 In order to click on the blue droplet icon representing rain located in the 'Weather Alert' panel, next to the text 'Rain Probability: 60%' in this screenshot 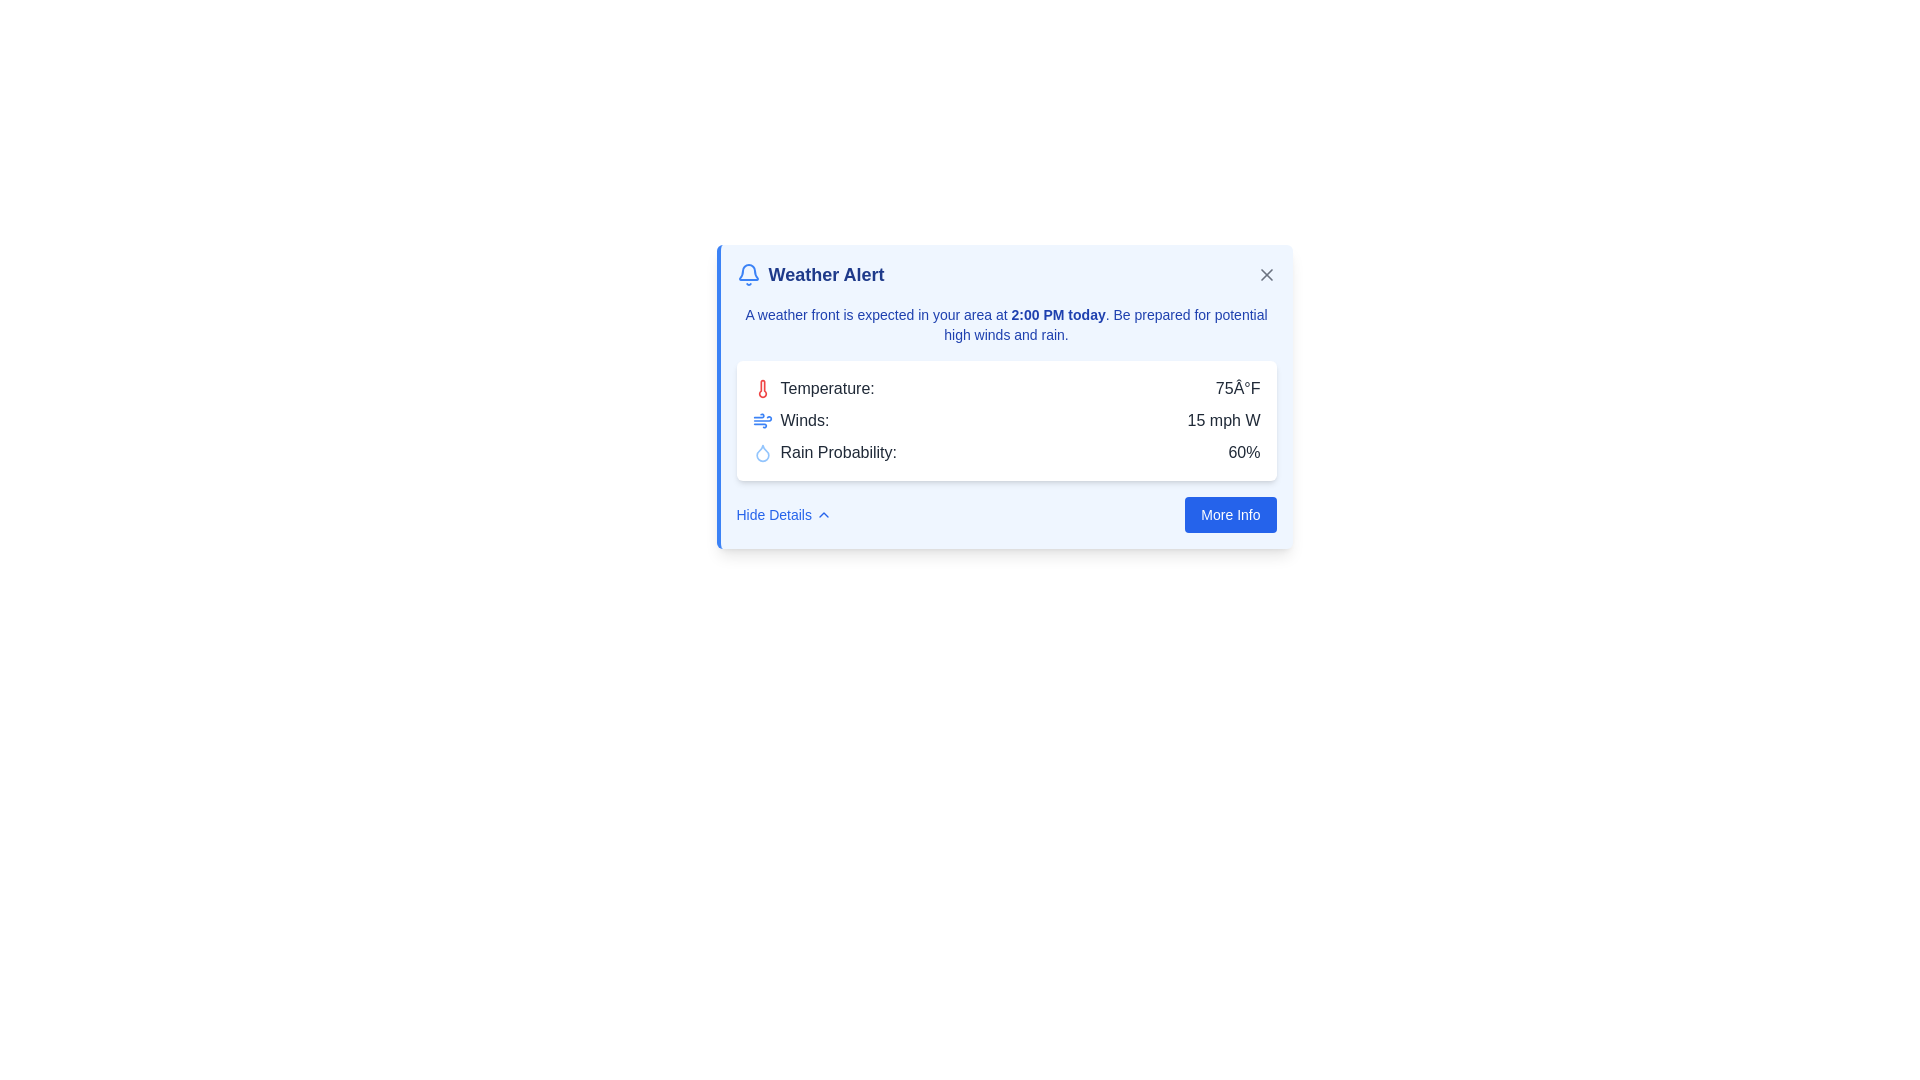, I will do `click(761, 452)`.